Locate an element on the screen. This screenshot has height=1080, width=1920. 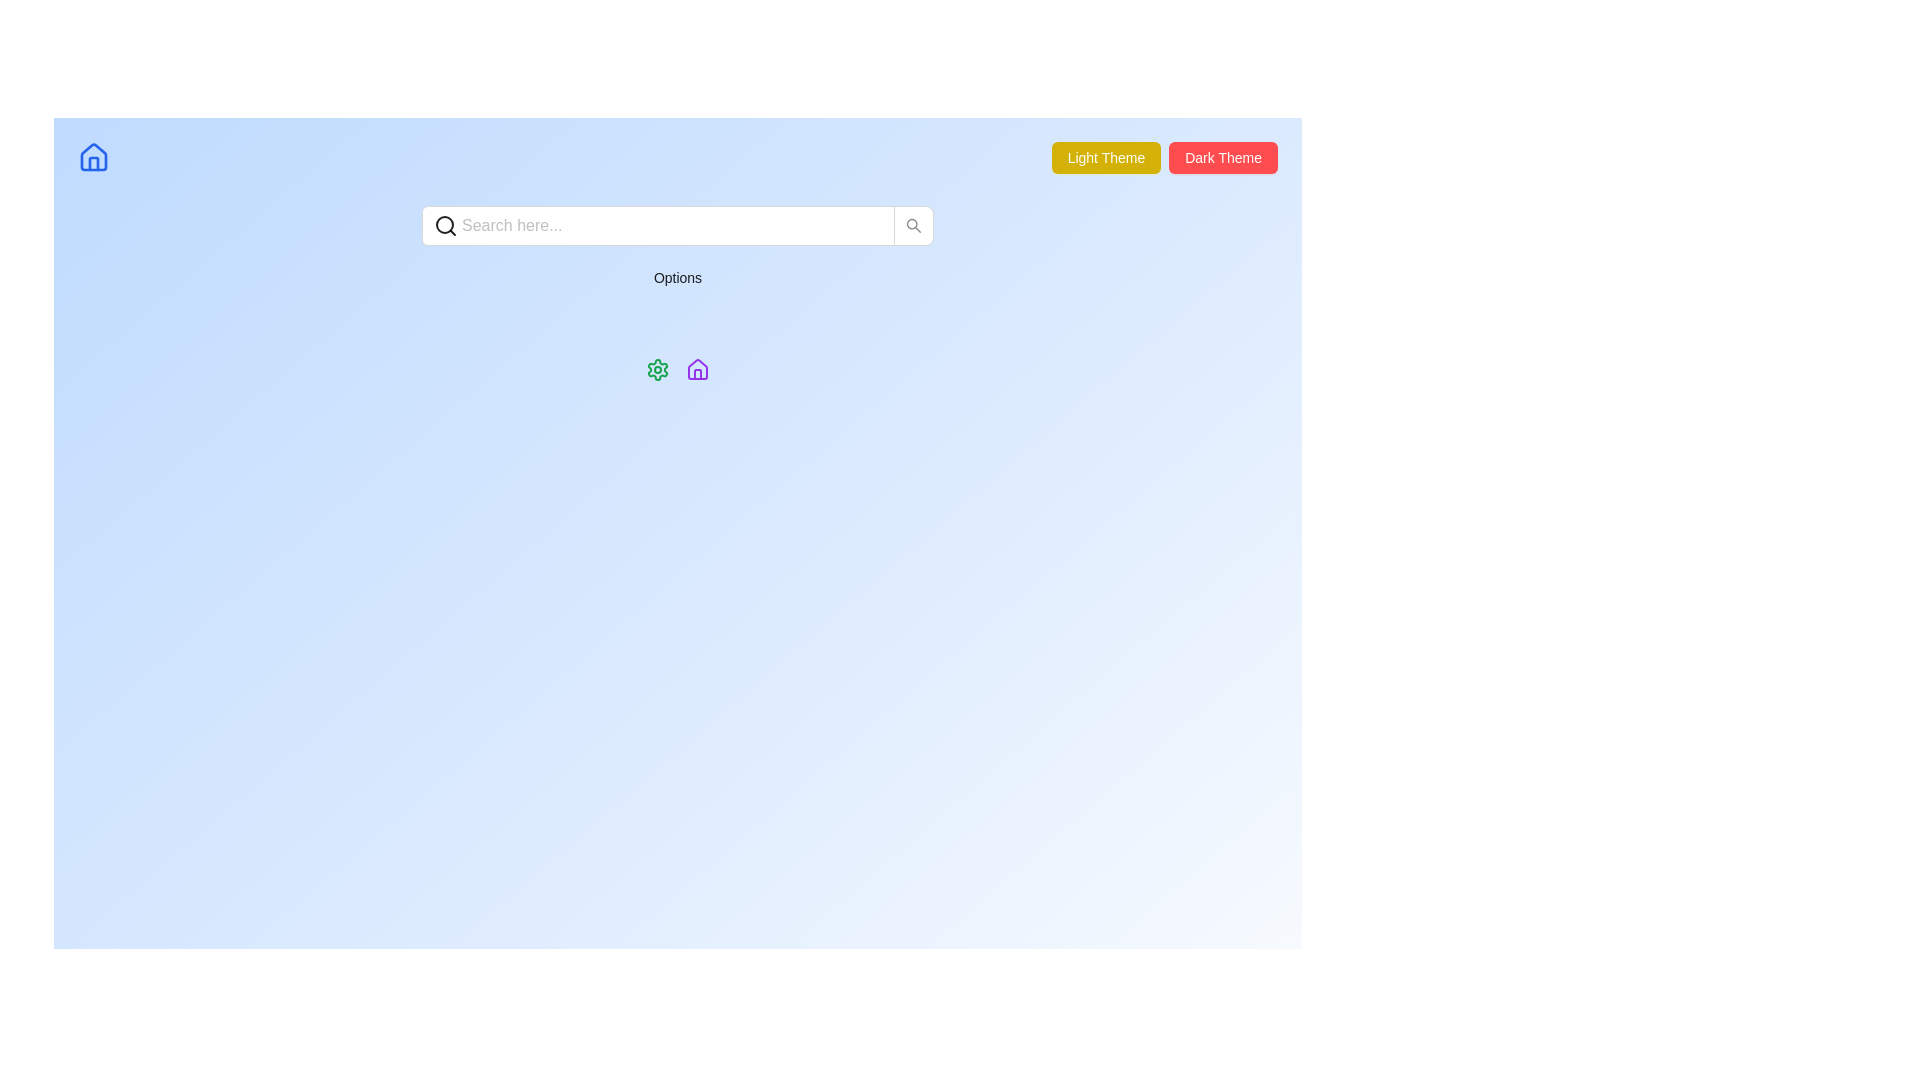
the search icon button (magnifying glass) located on the right side of the search bar is located at coordinates (912, 225).